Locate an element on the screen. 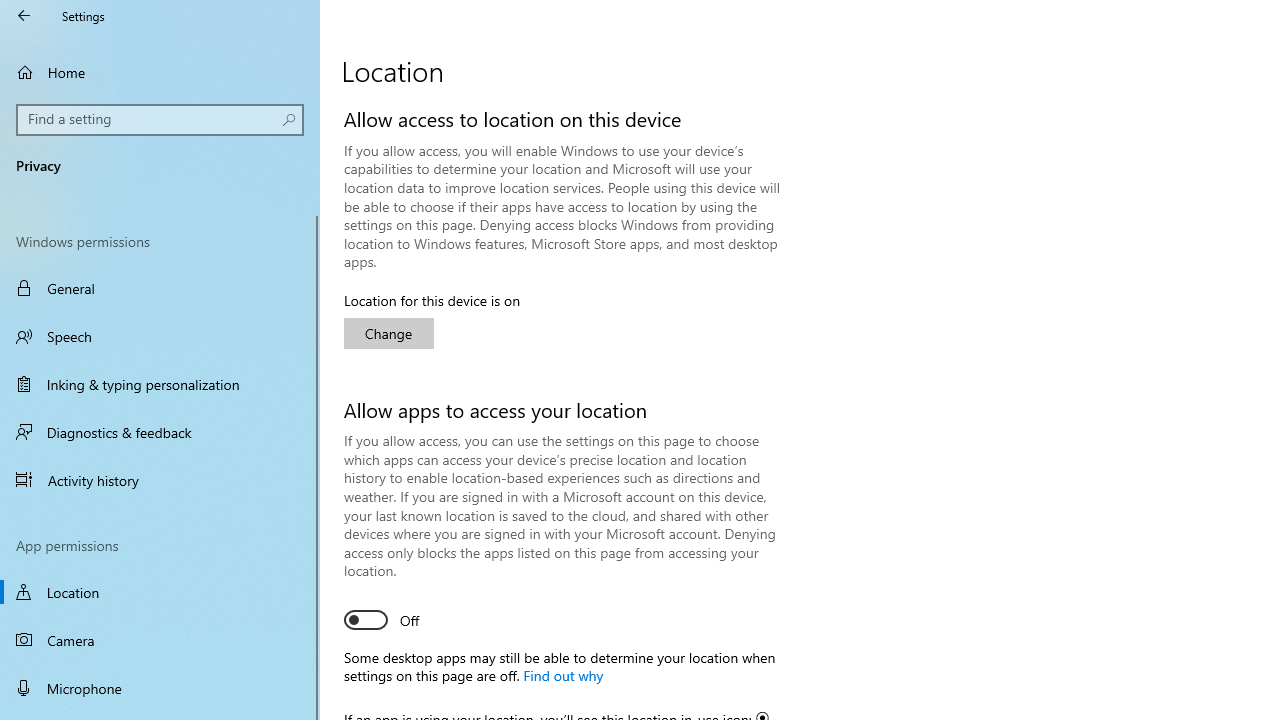 The image size is (1280, 720). 'Microphone' is located at coordinates (160, 686).